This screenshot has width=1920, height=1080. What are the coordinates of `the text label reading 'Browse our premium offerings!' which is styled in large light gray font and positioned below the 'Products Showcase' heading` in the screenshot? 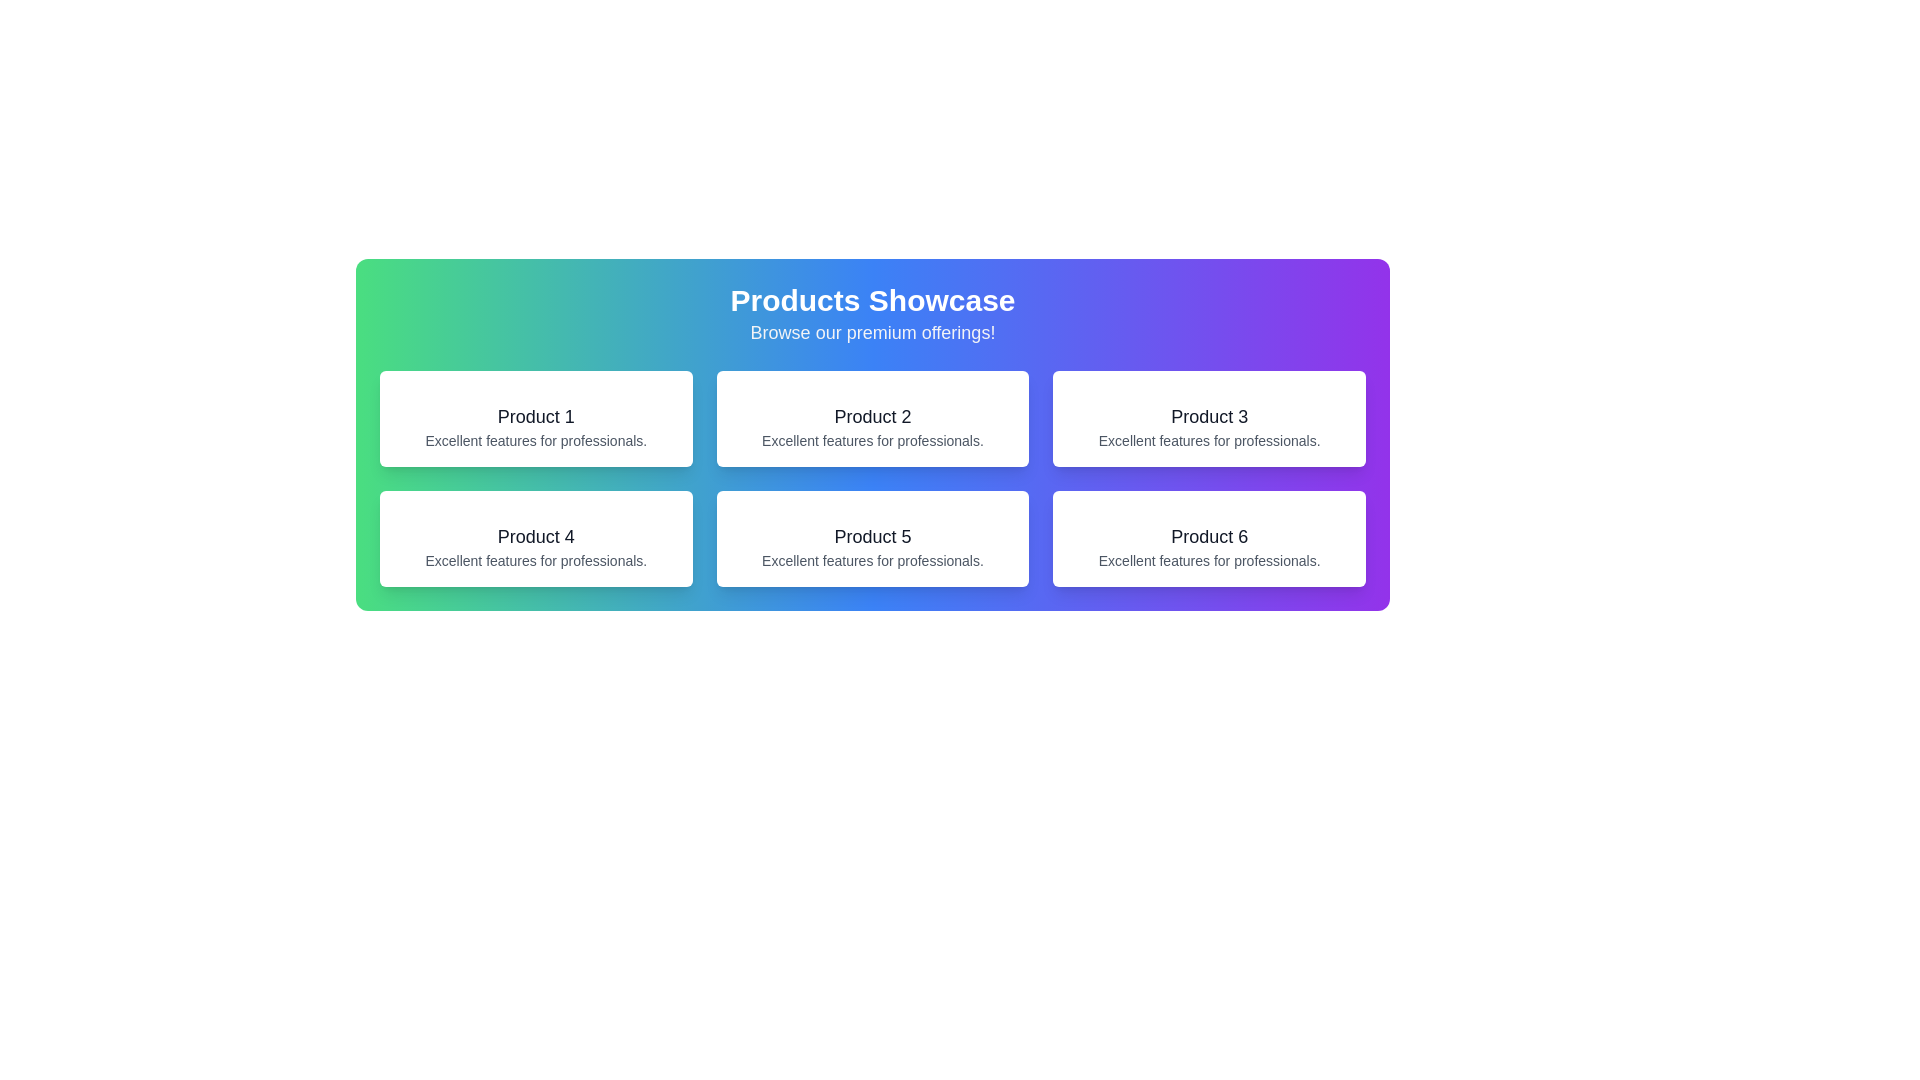 It's located at (873, 331).